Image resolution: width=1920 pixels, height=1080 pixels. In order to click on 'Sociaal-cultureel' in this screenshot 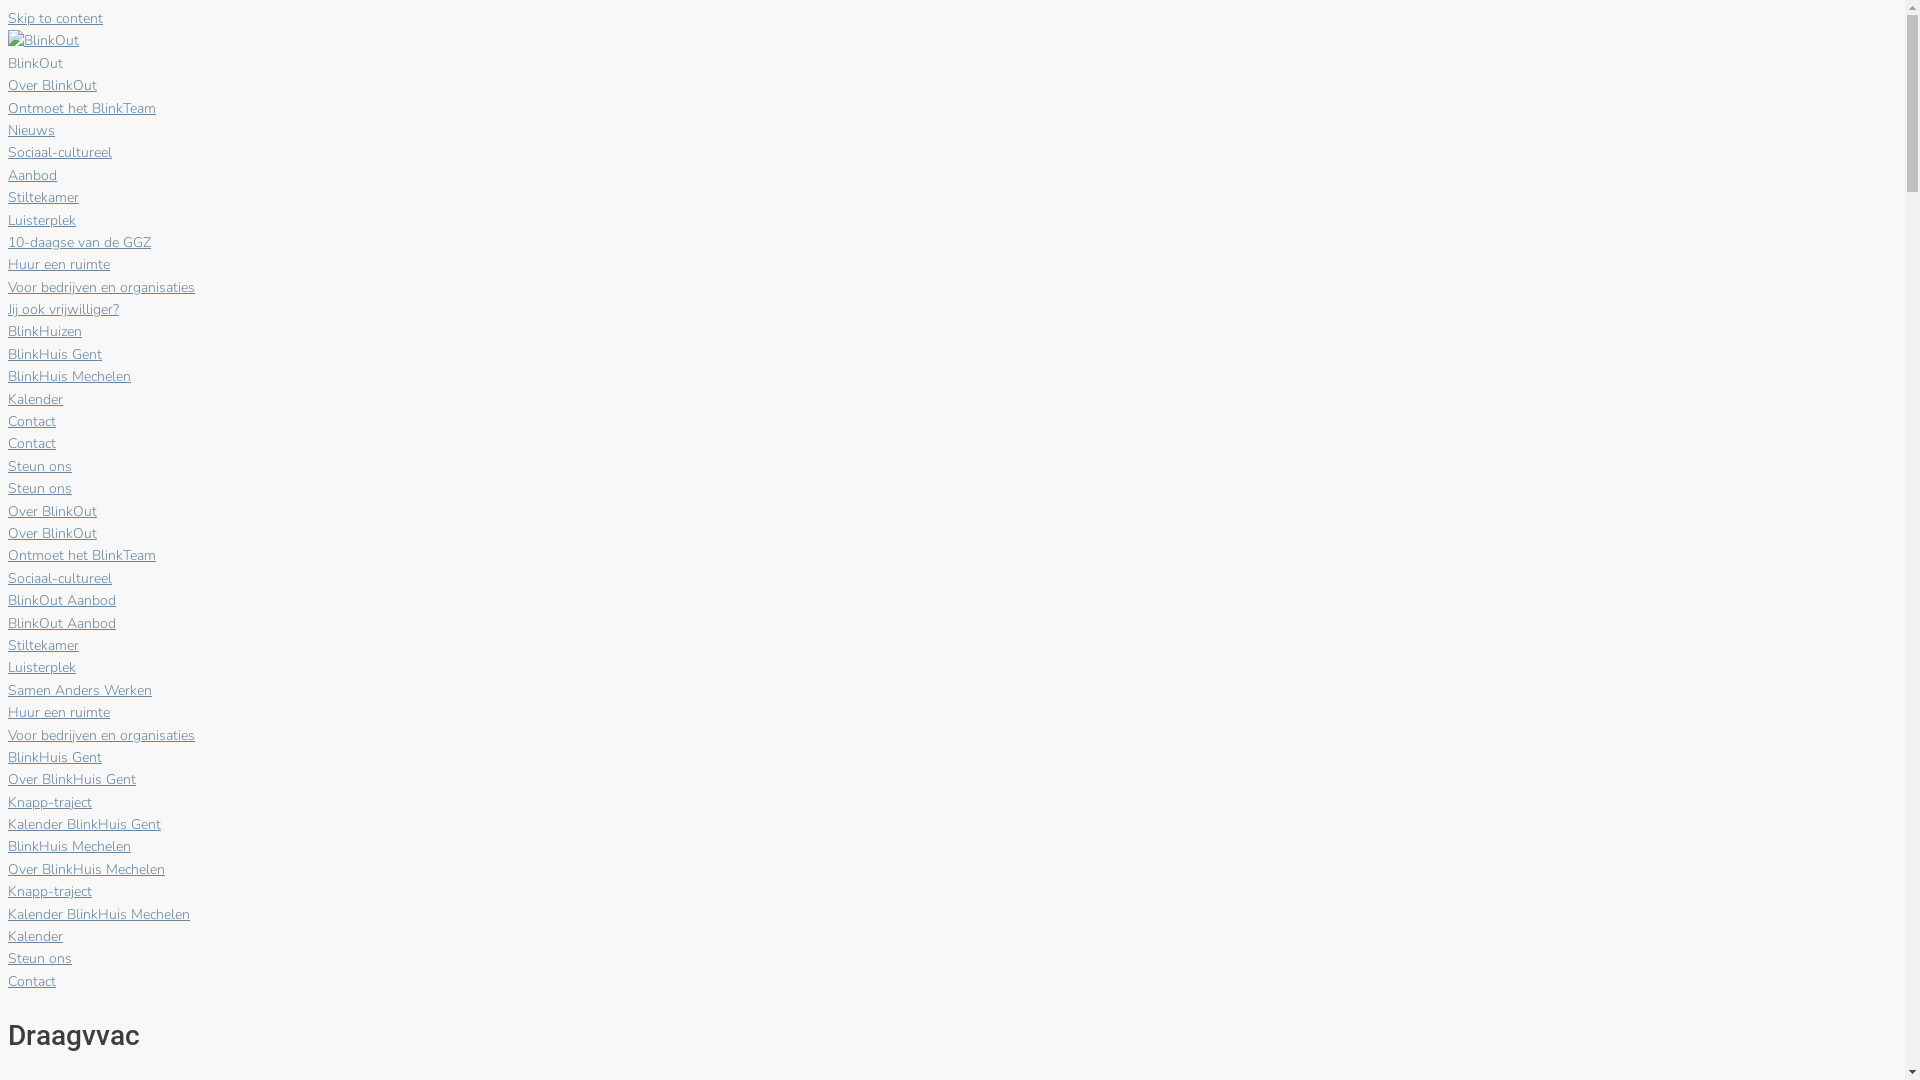, I will do `click(59, 151)`.